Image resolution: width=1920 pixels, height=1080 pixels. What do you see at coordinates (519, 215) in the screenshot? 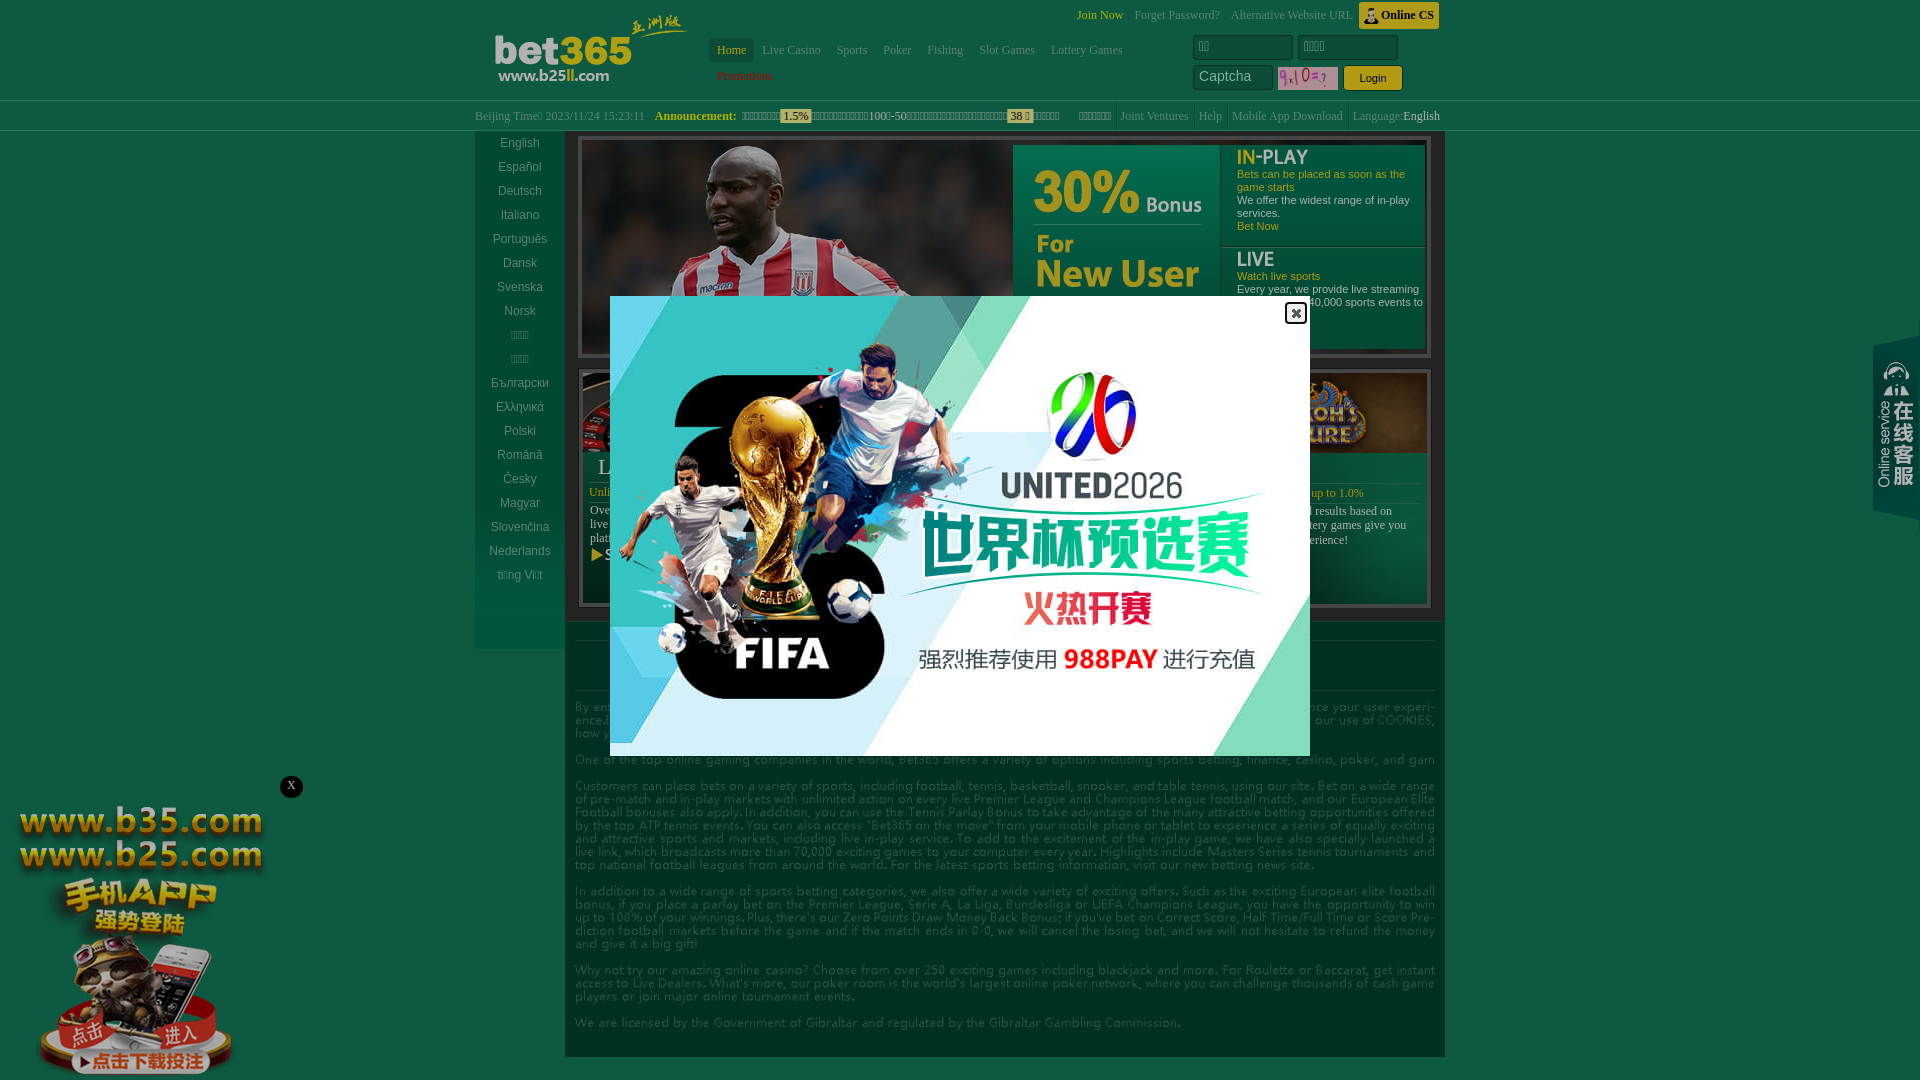
I see `'Italiano'` at bounding box center [519, 215].